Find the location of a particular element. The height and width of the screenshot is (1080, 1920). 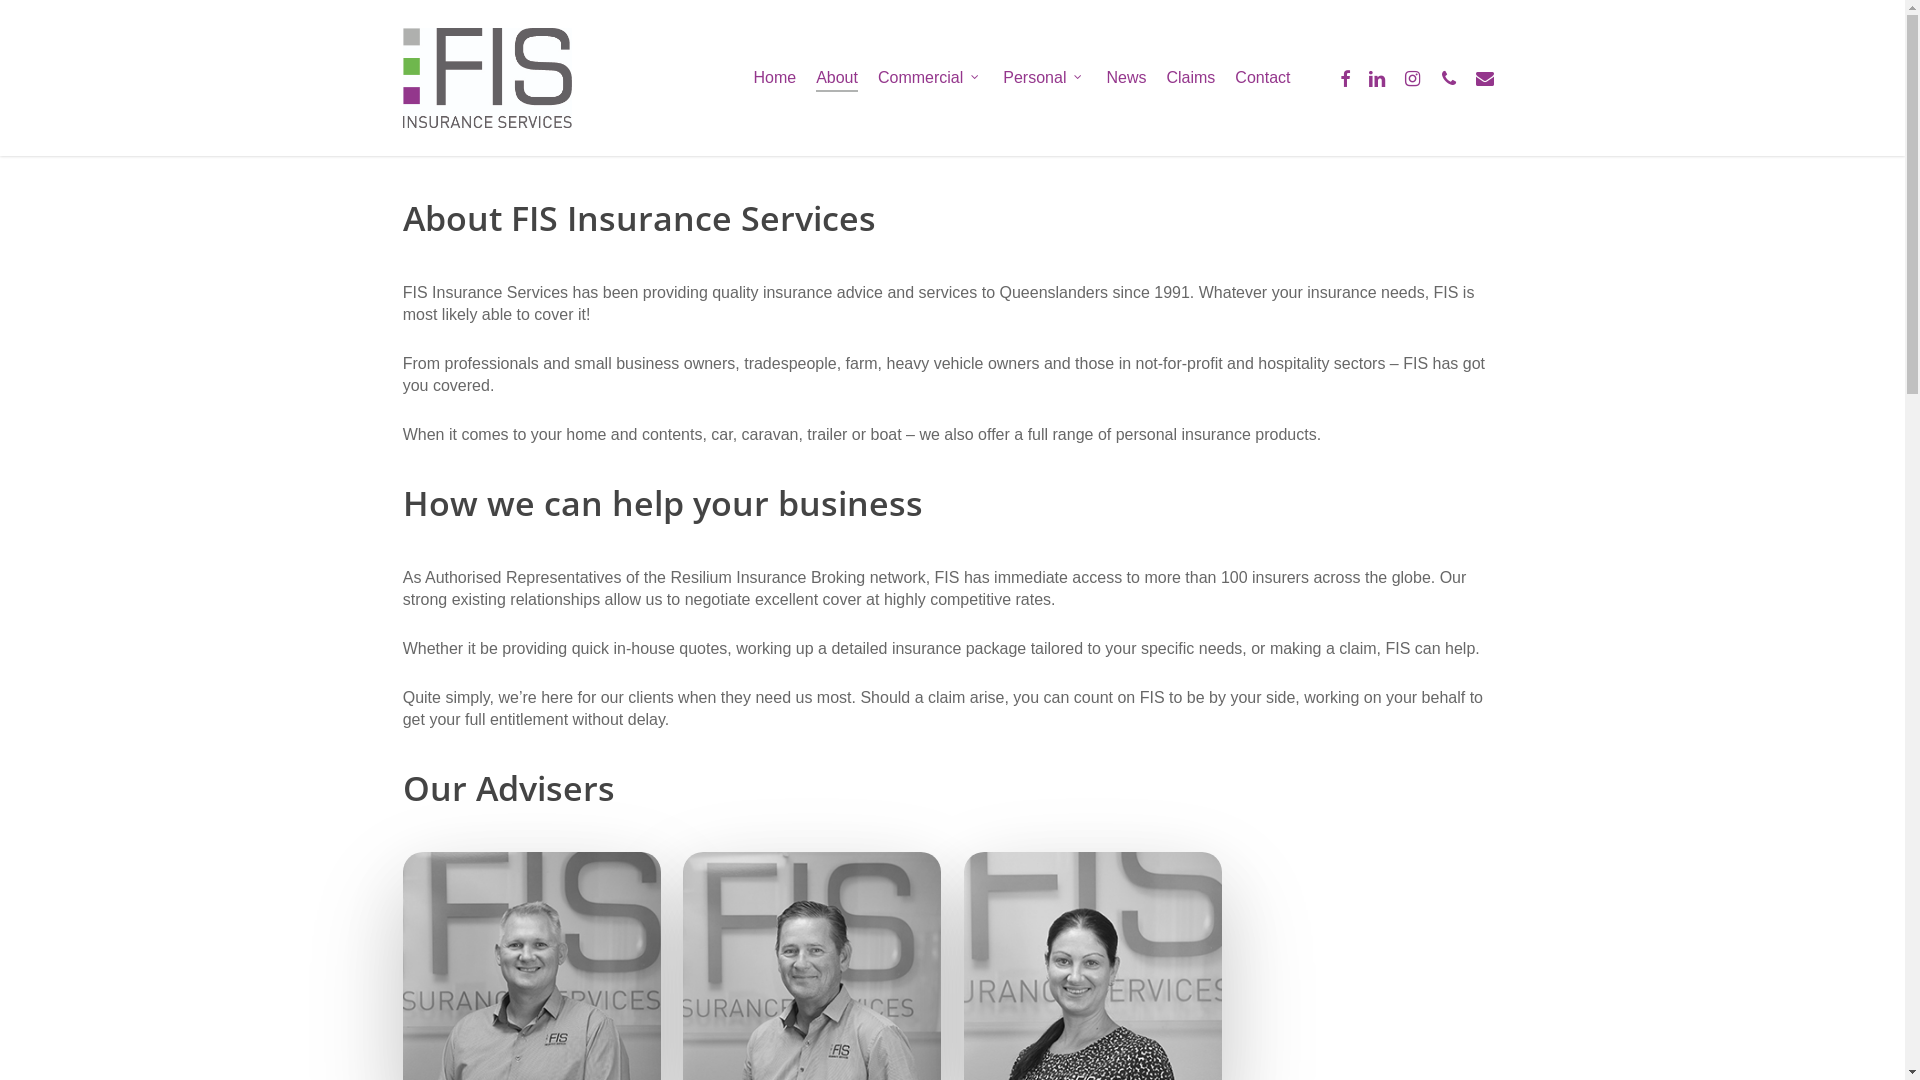

'News' is located at coordinates (1126, 76).